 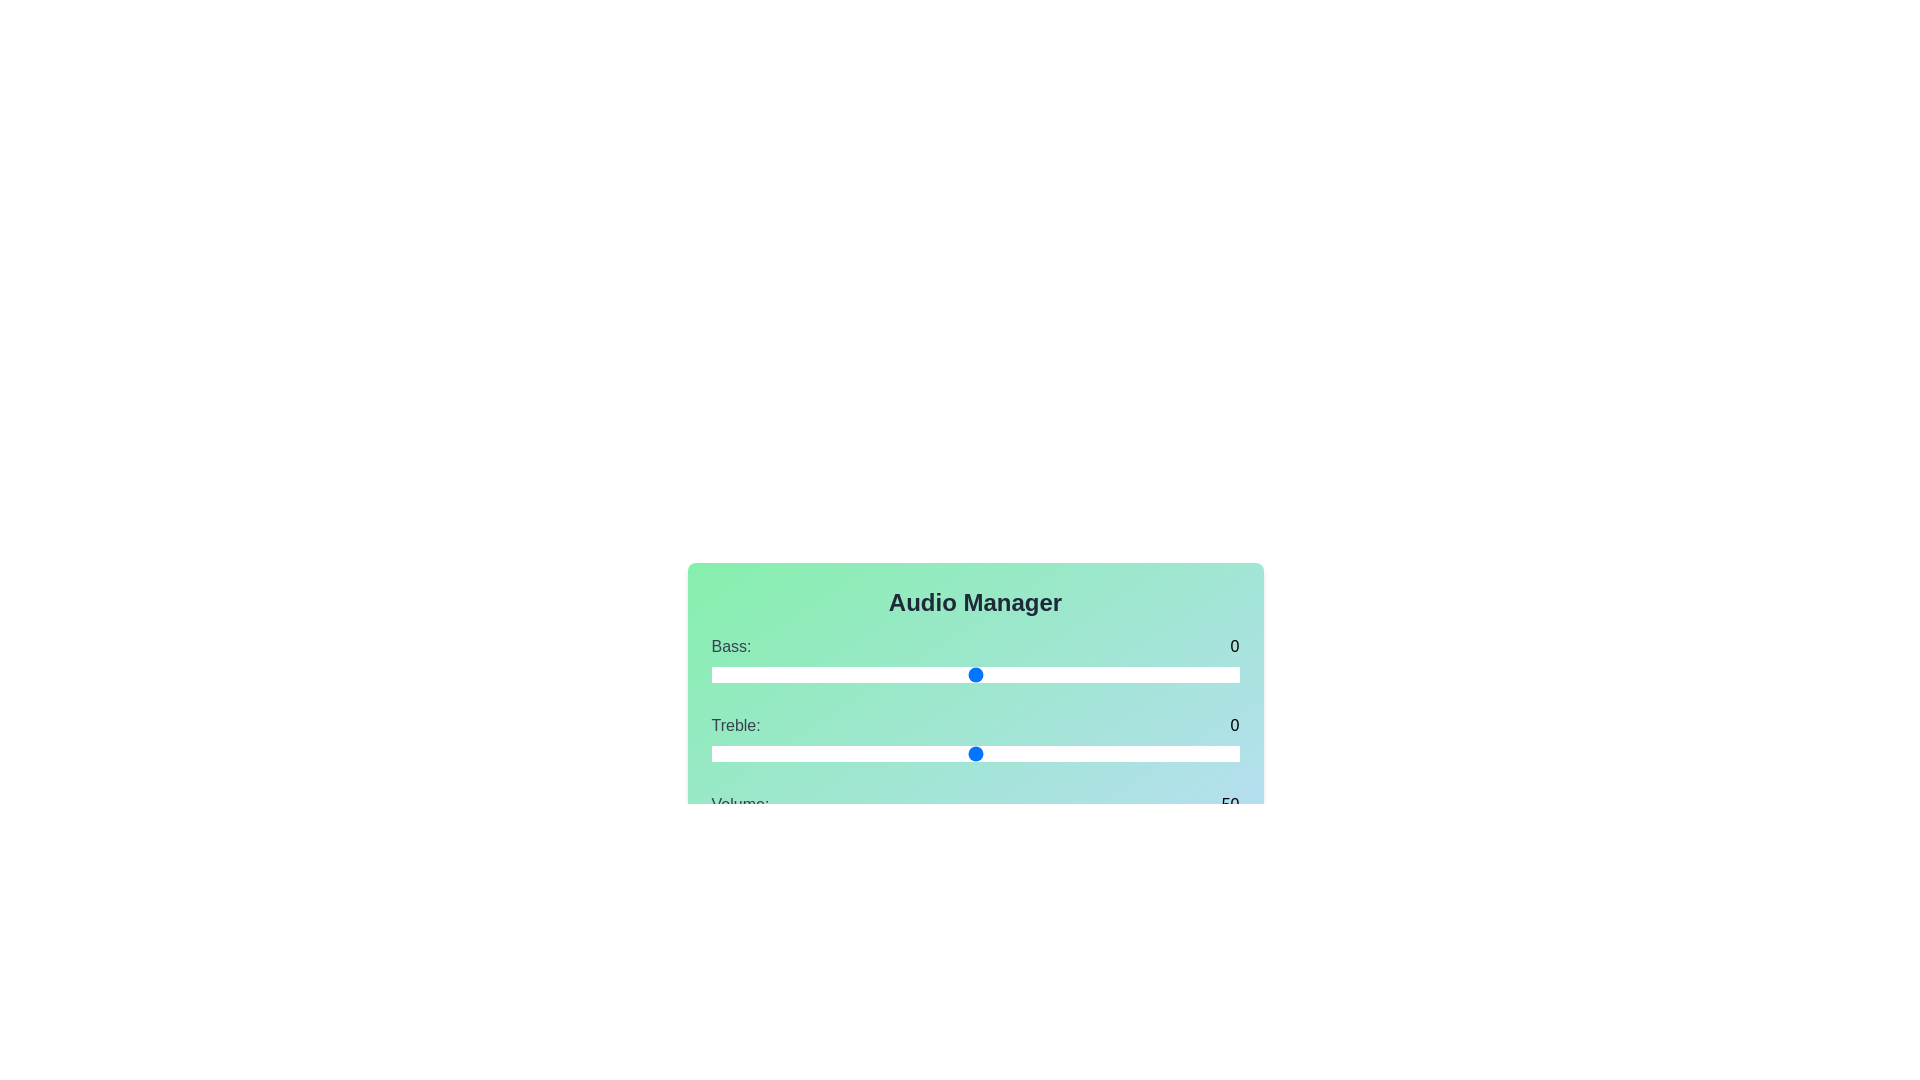 What do you see at coordinates (948, 753) in the screenshot?
I see `the Treble slider to -1` at bounding box center [948, 753].